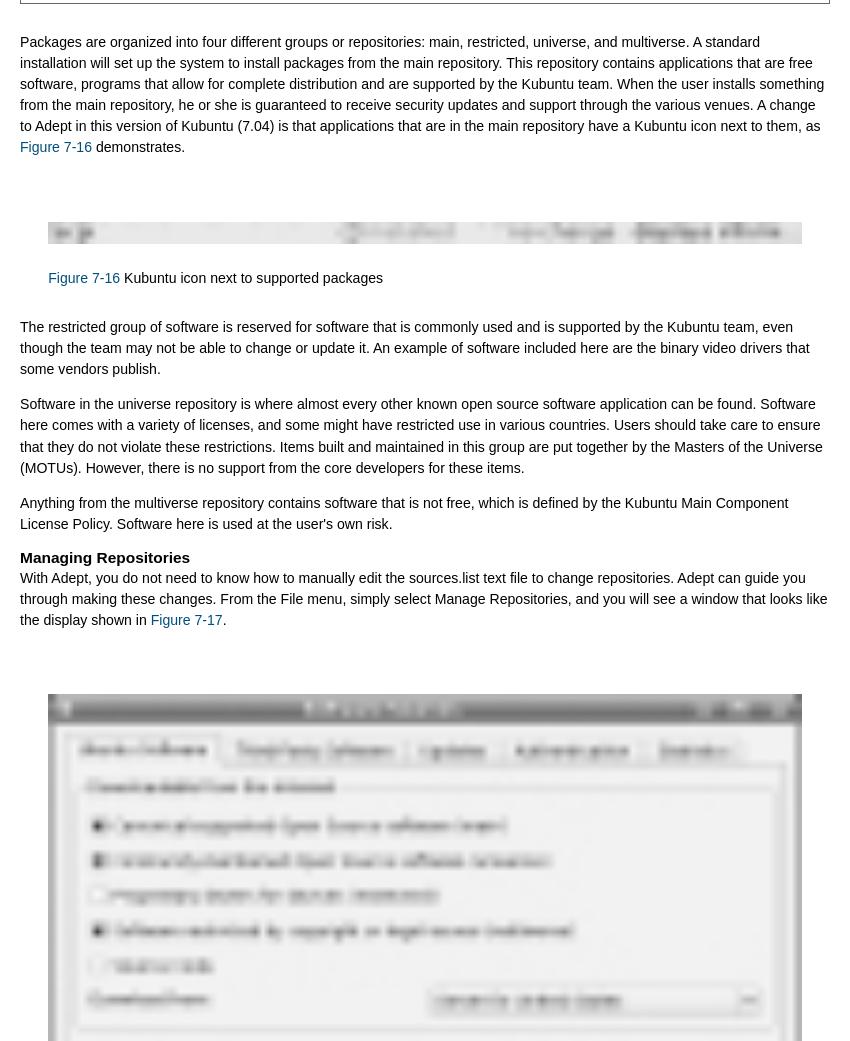 Image resolution: width=850 pixels, height=1041 pixels. Describe the element at coordinates (103, 557) in the screenshot. I see `'Managing Repositories'` at that location.